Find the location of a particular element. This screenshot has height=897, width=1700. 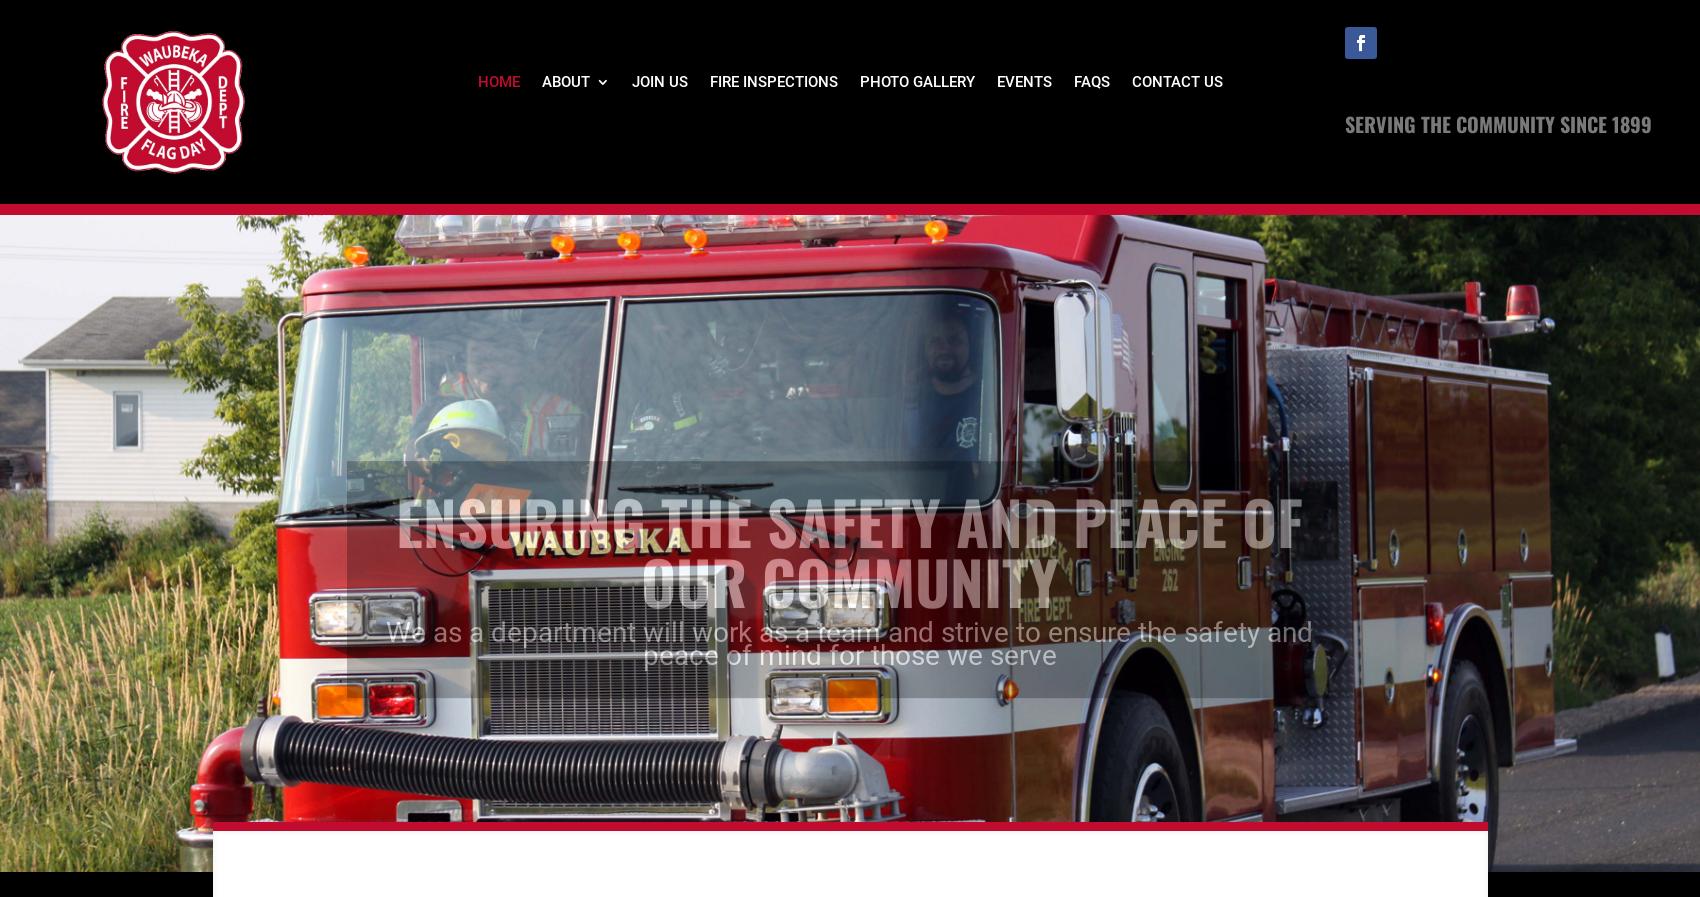

'Apparatus' is located at coordinates (611, 257).